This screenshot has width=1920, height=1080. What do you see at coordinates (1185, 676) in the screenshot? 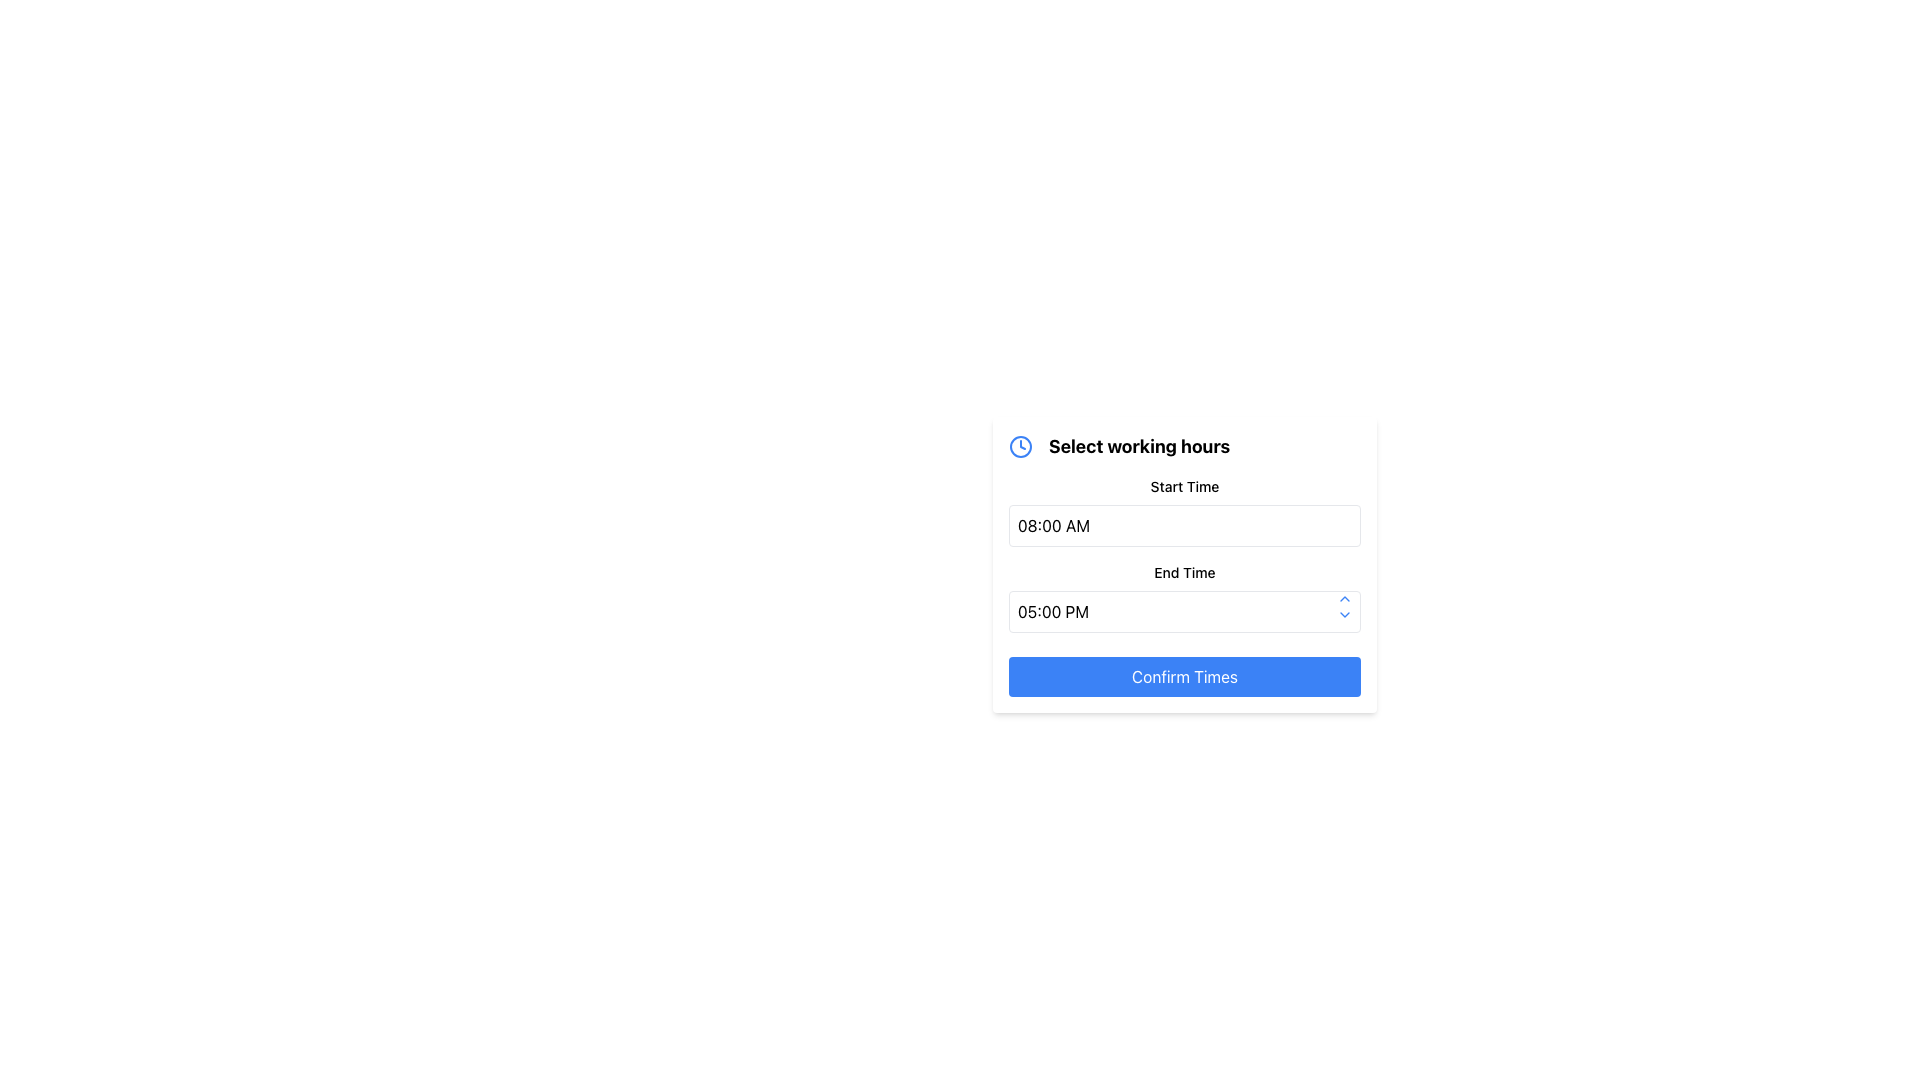
I see `the 'Confirm Times' button located at the bottom of the 'Select working hours' card to confirm times` at bounding box center [1185, 676].